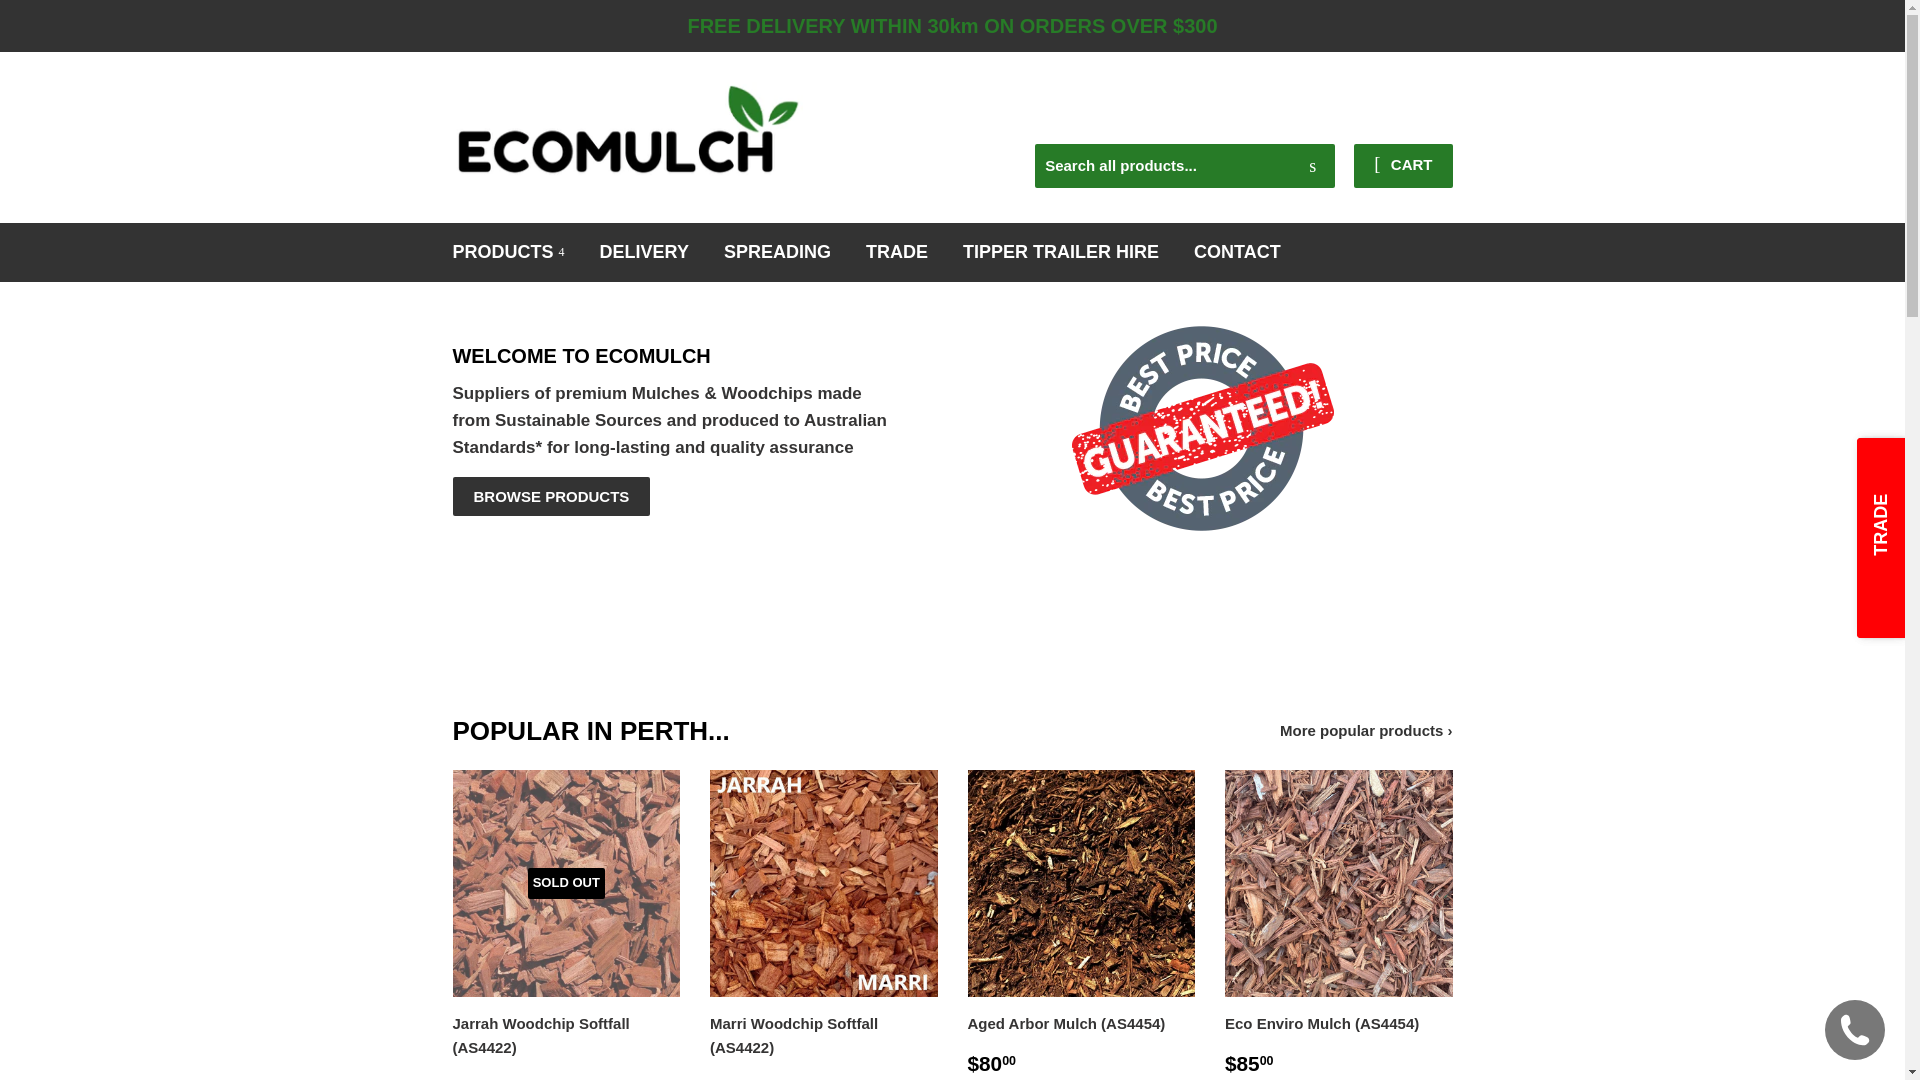 This screenshot has width=1920, height=1080. Describe the element at coordinates (1236, 251) in the screenshot. I see `'CONTACT'` at that location.